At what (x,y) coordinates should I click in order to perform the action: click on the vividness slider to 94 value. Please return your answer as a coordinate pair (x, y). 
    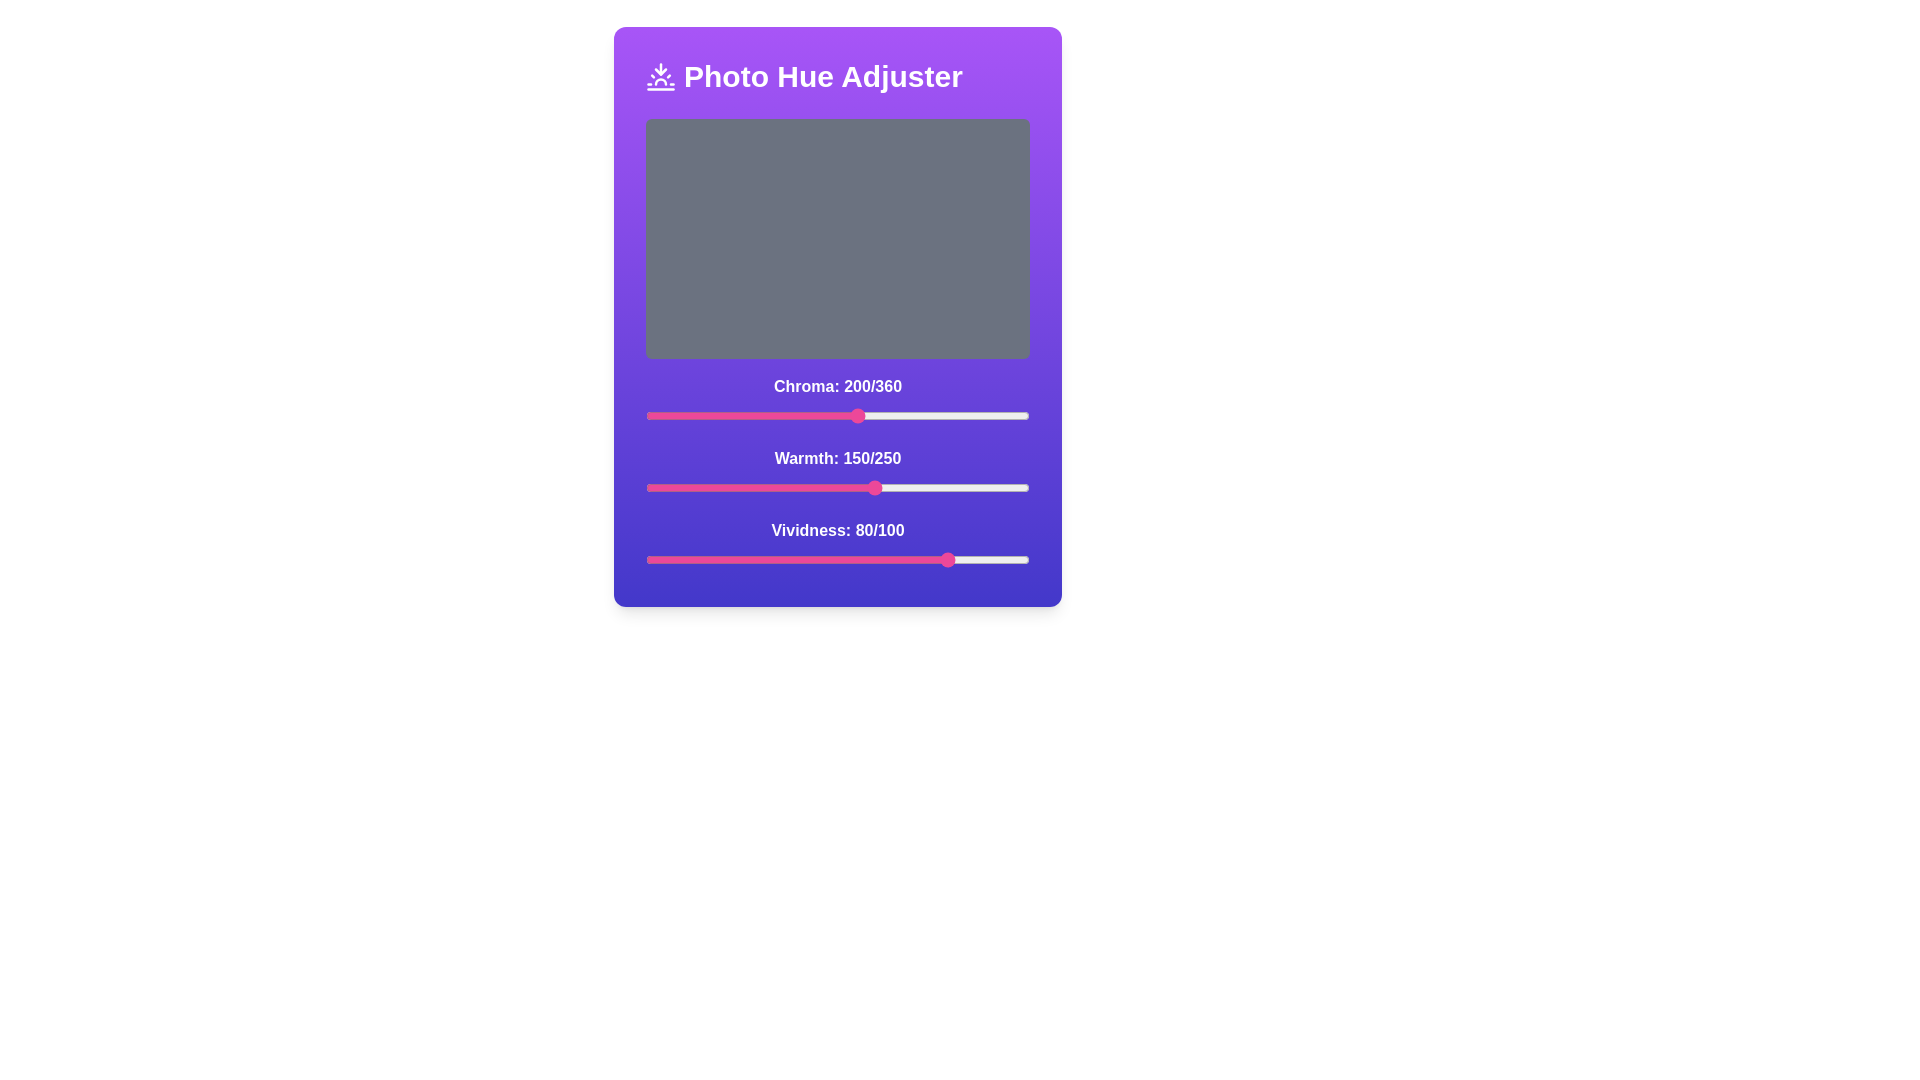
    Looking at the image, I should click on (1007, 559).